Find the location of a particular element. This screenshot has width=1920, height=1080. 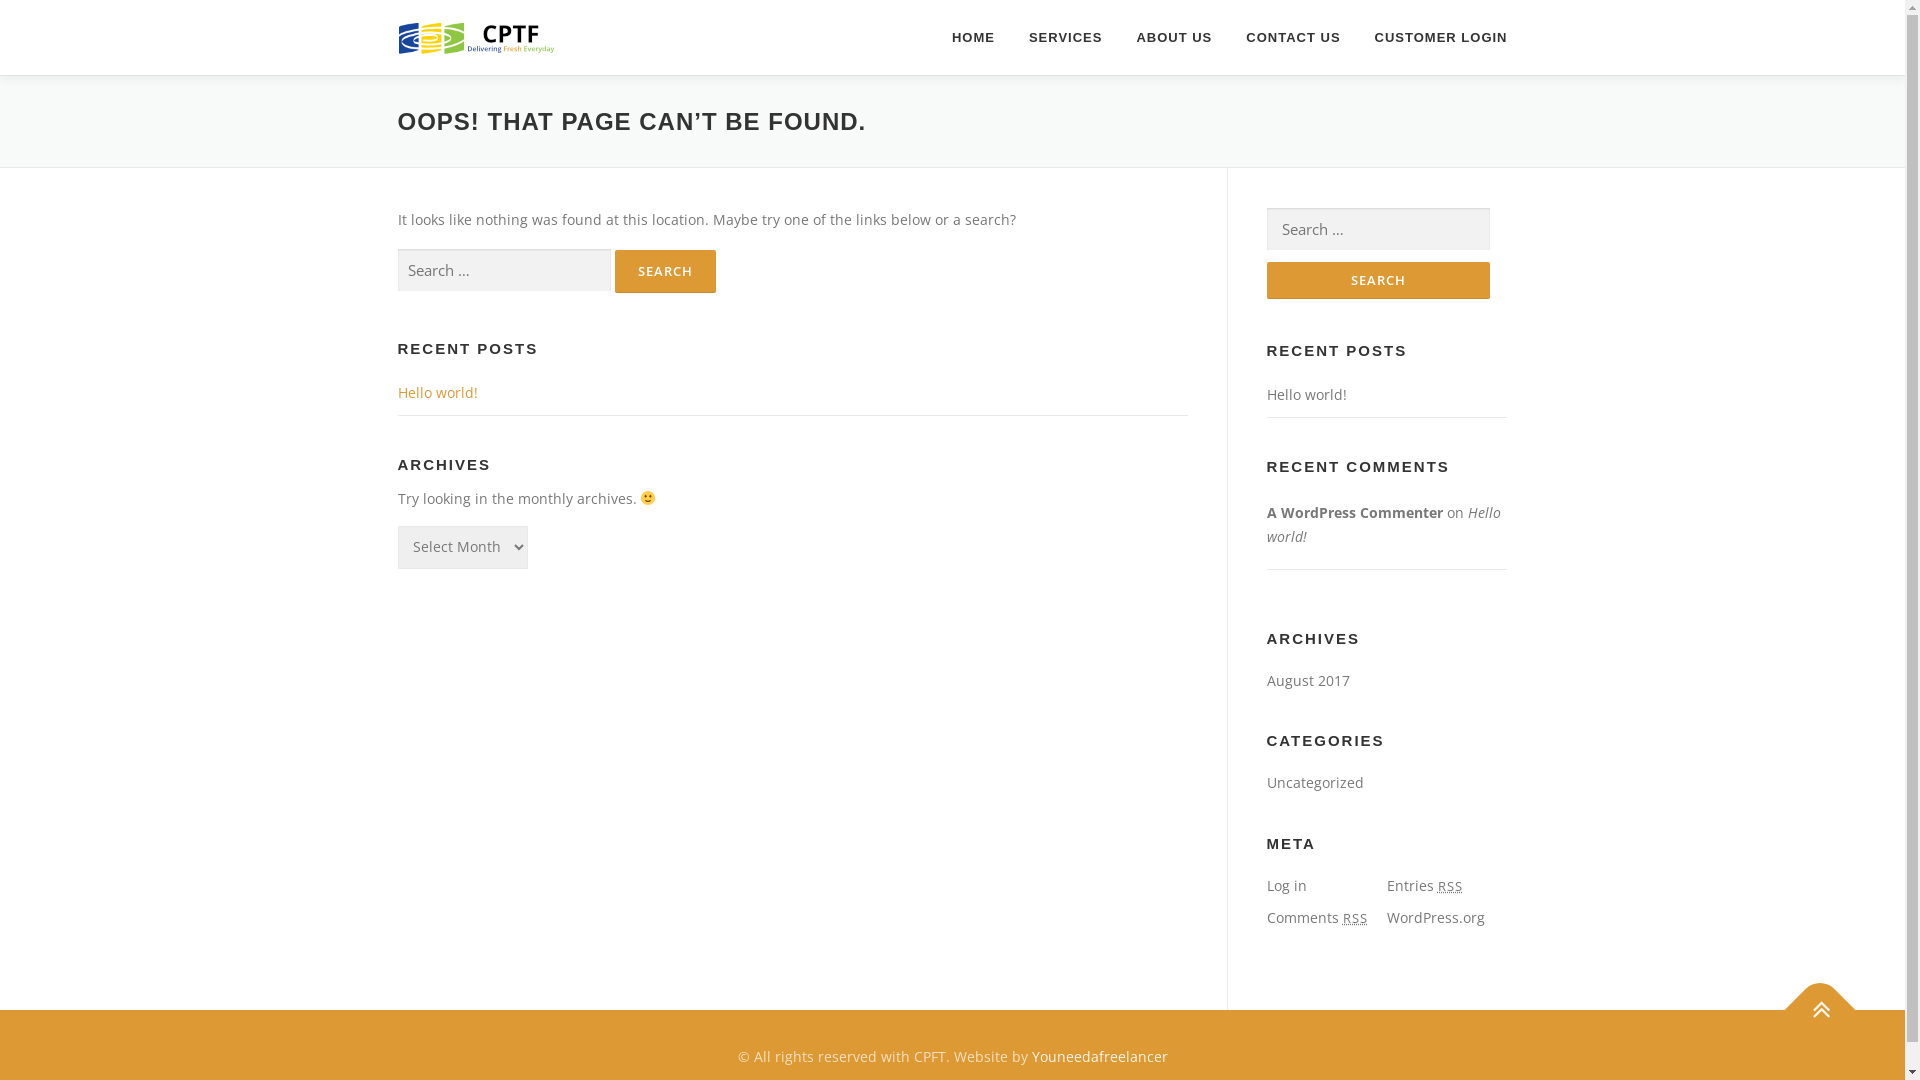

'Comments RSS' is located at coordinates (1316, 917).